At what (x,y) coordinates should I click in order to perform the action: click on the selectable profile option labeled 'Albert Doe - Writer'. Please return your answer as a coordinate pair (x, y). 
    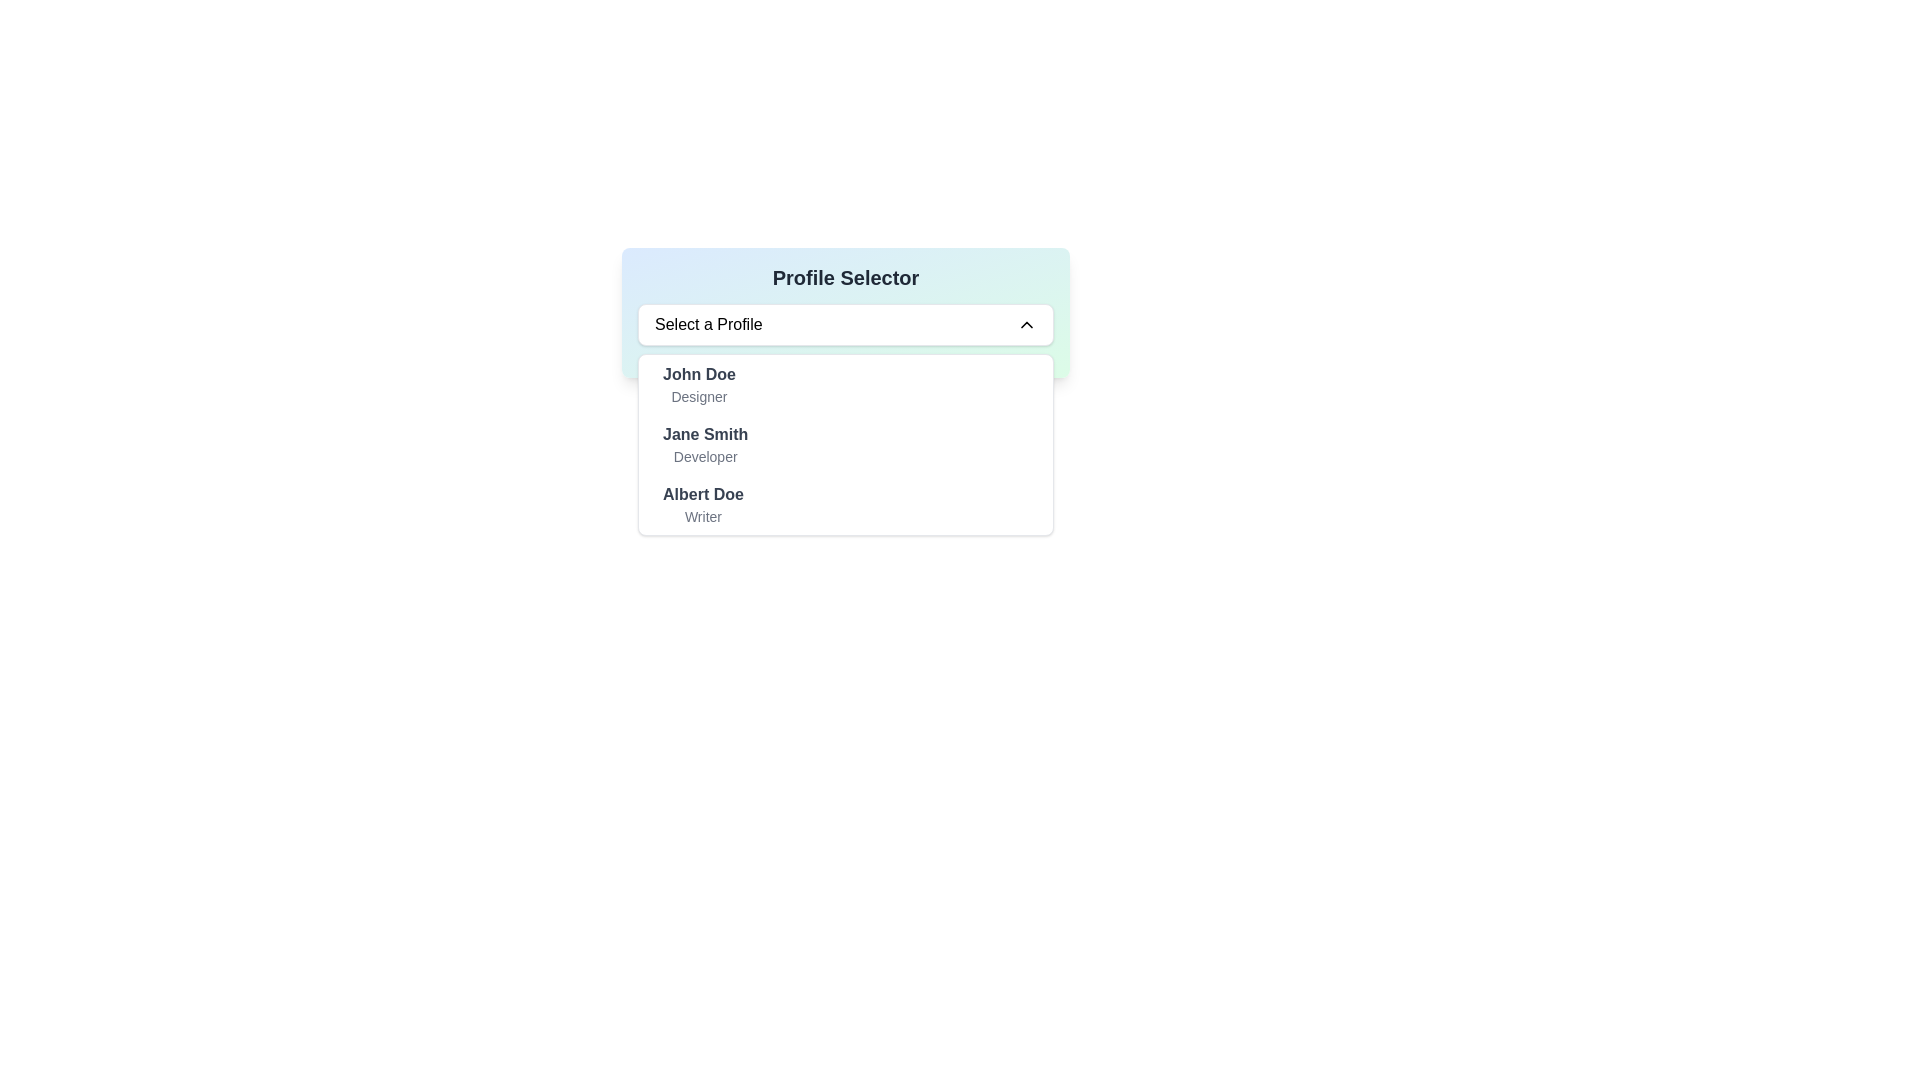
    Looking at the image, I should click on (703, 504).